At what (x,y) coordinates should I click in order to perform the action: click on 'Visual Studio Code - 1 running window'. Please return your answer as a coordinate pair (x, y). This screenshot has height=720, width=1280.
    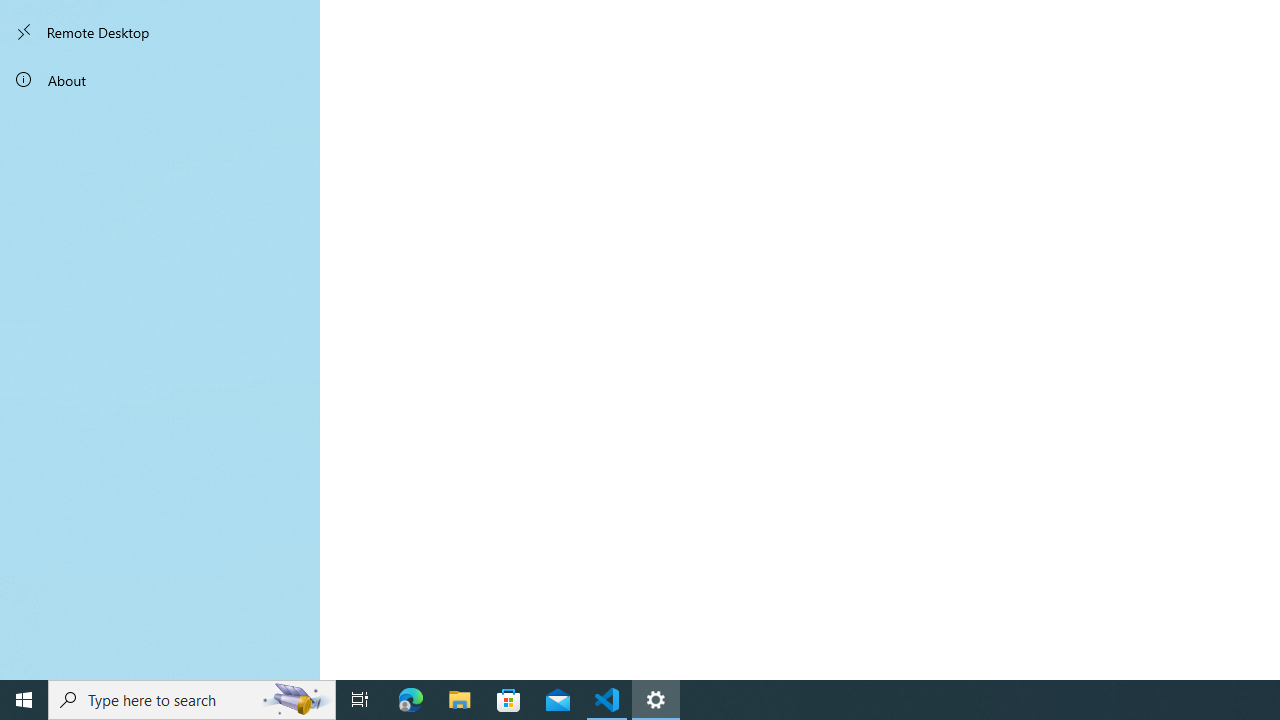
    Looking at the image, I should click on (606, 698).